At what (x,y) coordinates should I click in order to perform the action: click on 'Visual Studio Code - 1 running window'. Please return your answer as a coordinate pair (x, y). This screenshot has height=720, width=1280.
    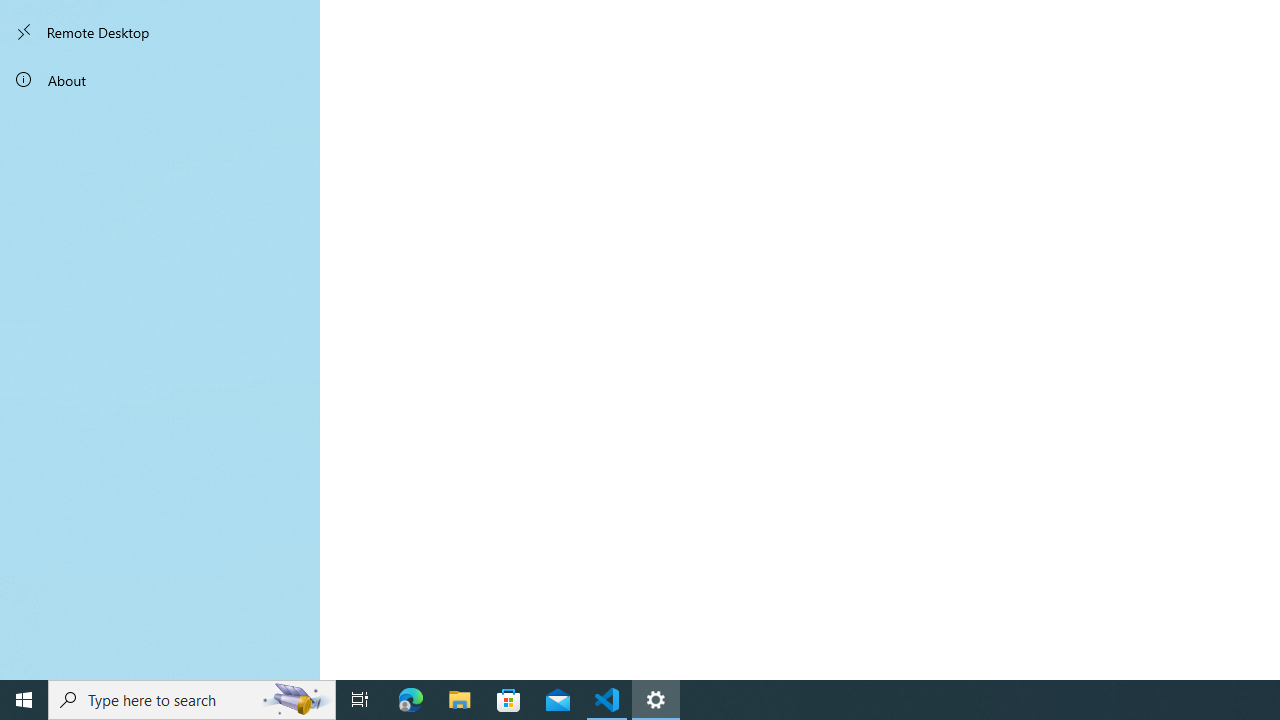
    Looking at the image, I should click on (606, 698).